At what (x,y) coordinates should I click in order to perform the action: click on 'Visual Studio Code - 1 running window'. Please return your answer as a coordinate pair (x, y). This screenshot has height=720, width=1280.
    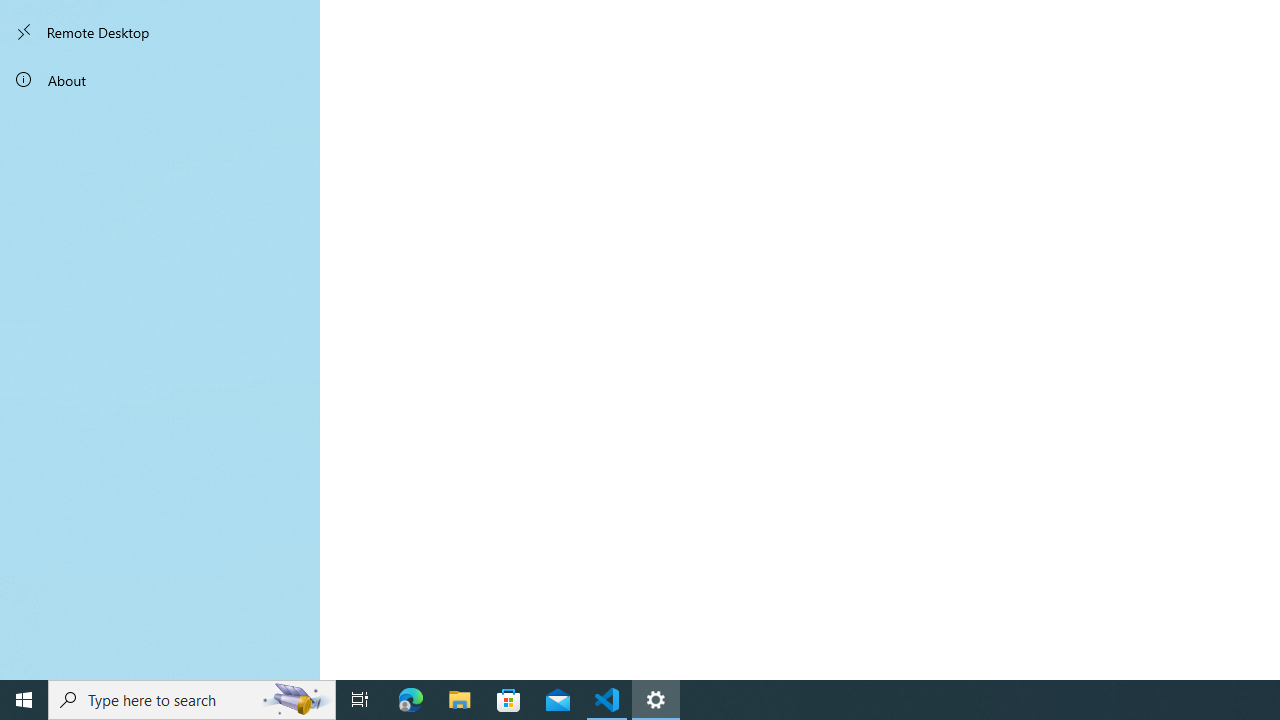
    Looking at the image, I should click on (606, 698).